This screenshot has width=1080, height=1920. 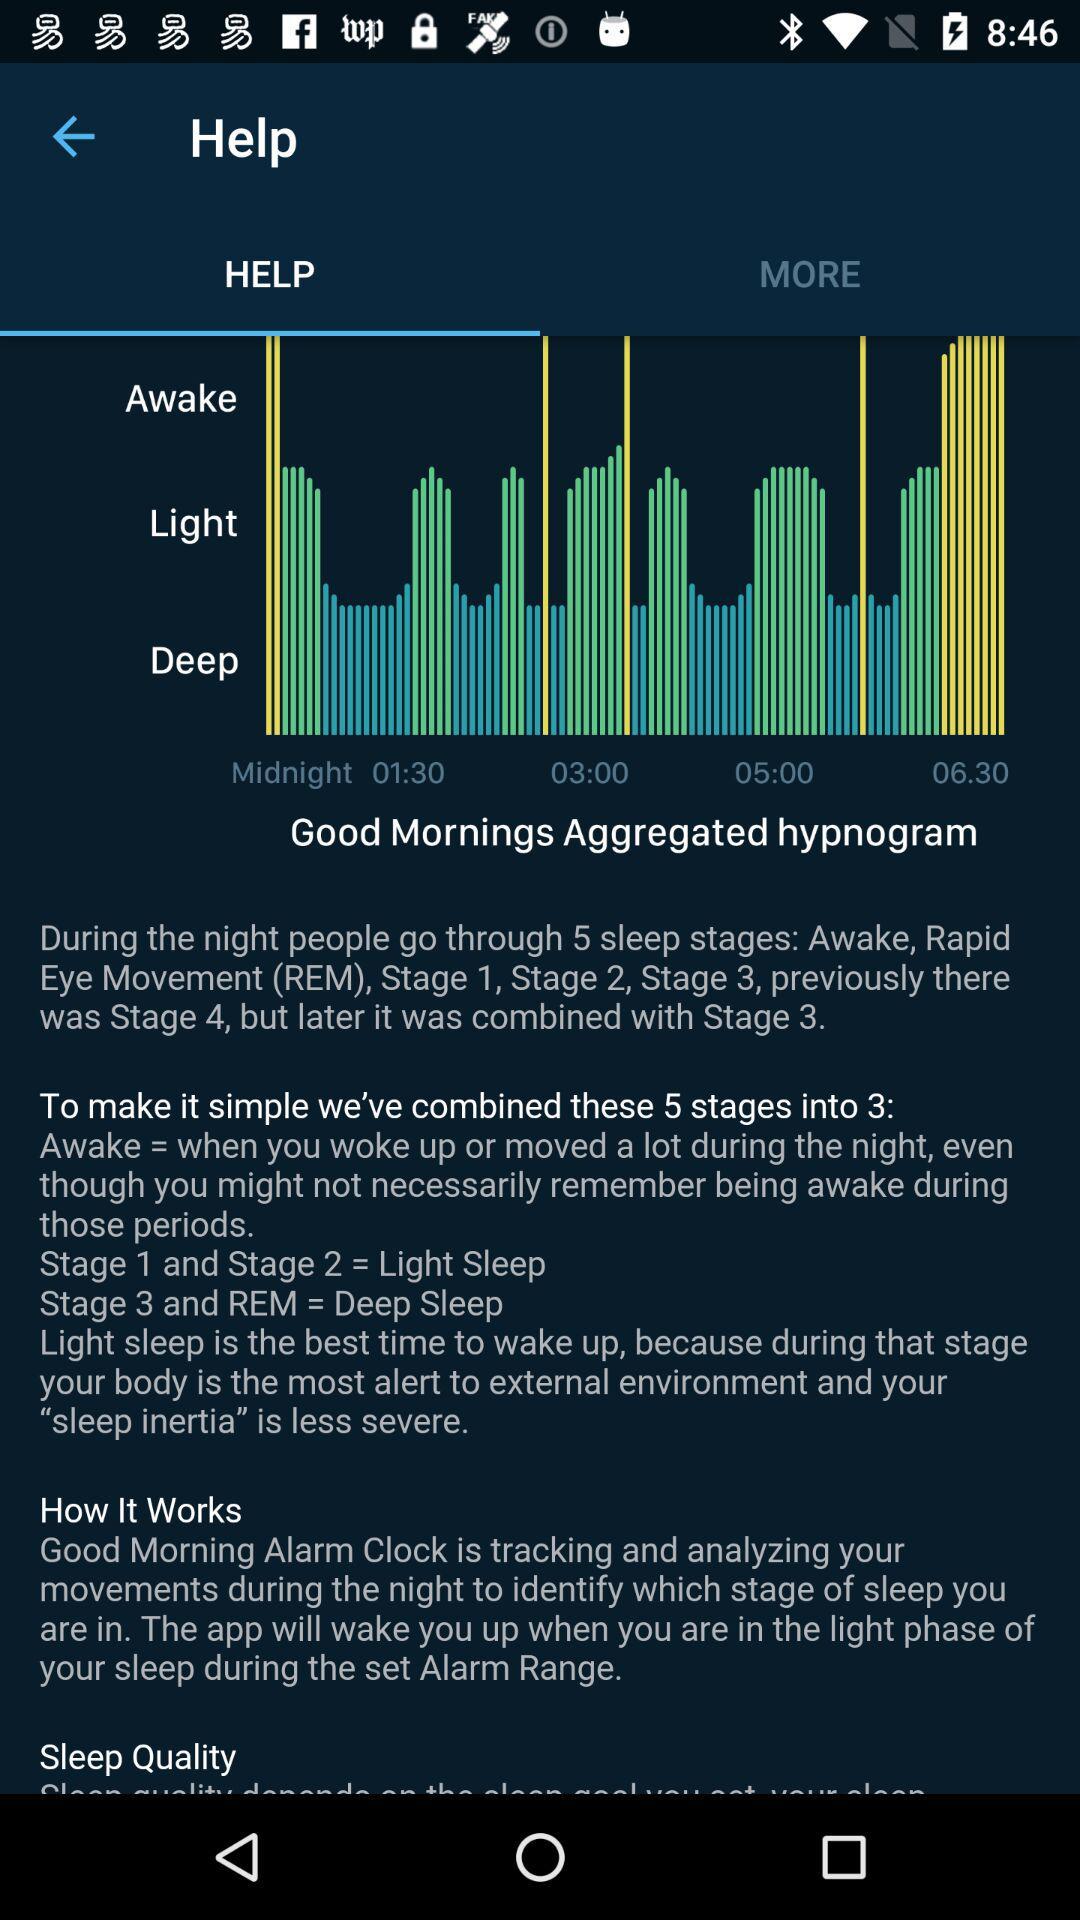 I want to click on graph with data, so click(x=540, y=1064).